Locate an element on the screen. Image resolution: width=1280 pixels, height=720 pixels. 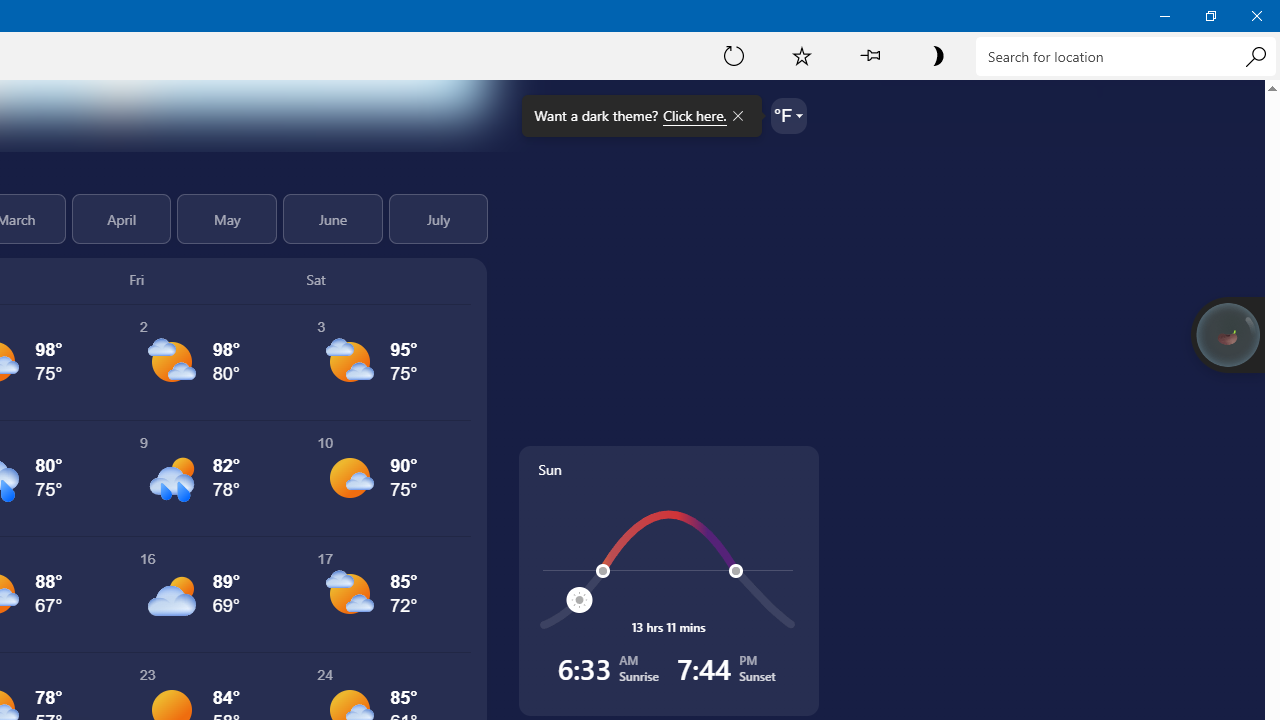
'Turn on dark theme' is located at coordinates (936, 54).